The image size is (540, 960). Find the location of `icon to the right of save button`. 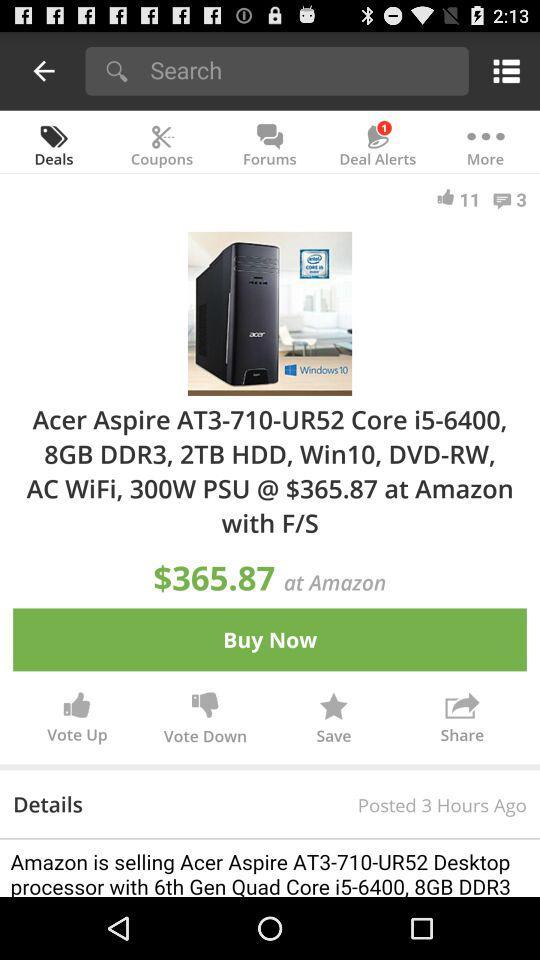

icon to the right of save button is located at coordinates (462, 720).